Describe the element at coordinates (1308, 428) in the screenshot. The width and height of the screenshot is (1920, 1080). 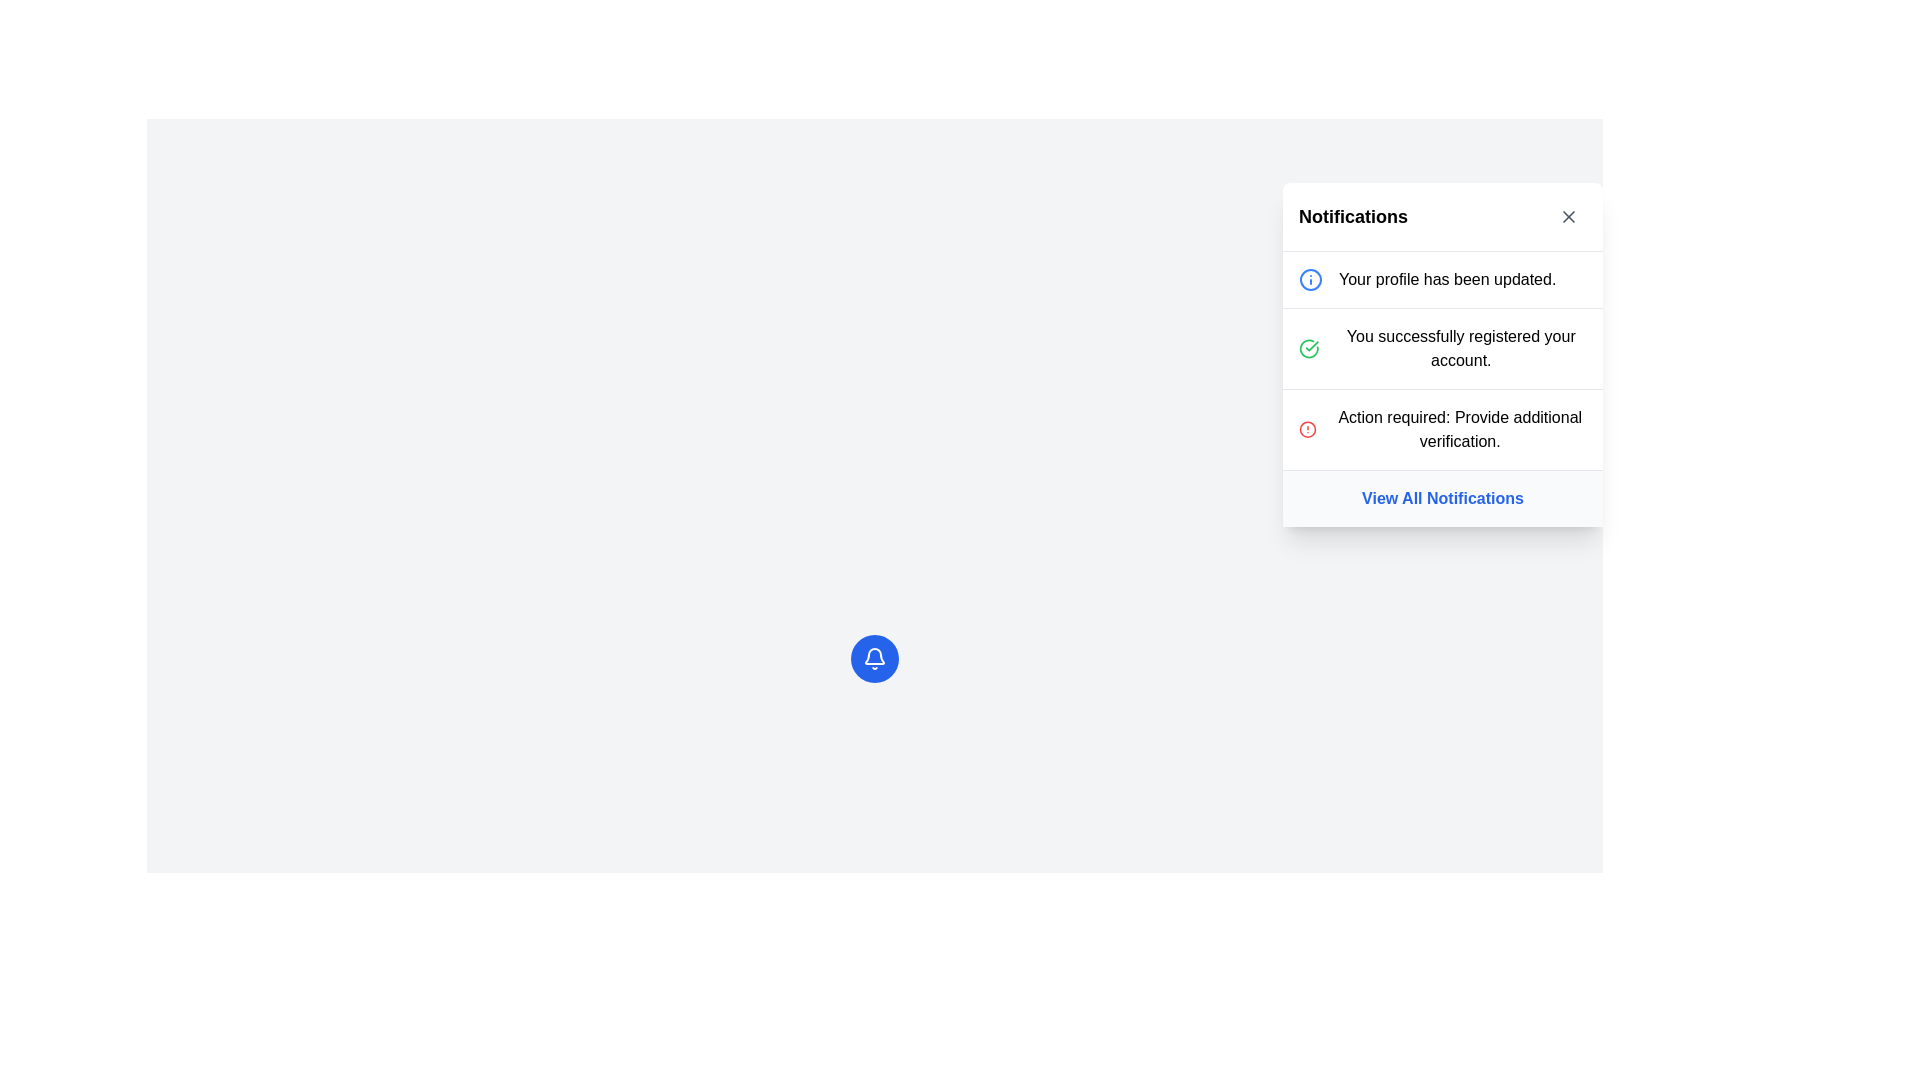
I see `the alert icon located in the notification dropdown panel to the left of the text 'Action required: Provide additional verification.'` at that location.